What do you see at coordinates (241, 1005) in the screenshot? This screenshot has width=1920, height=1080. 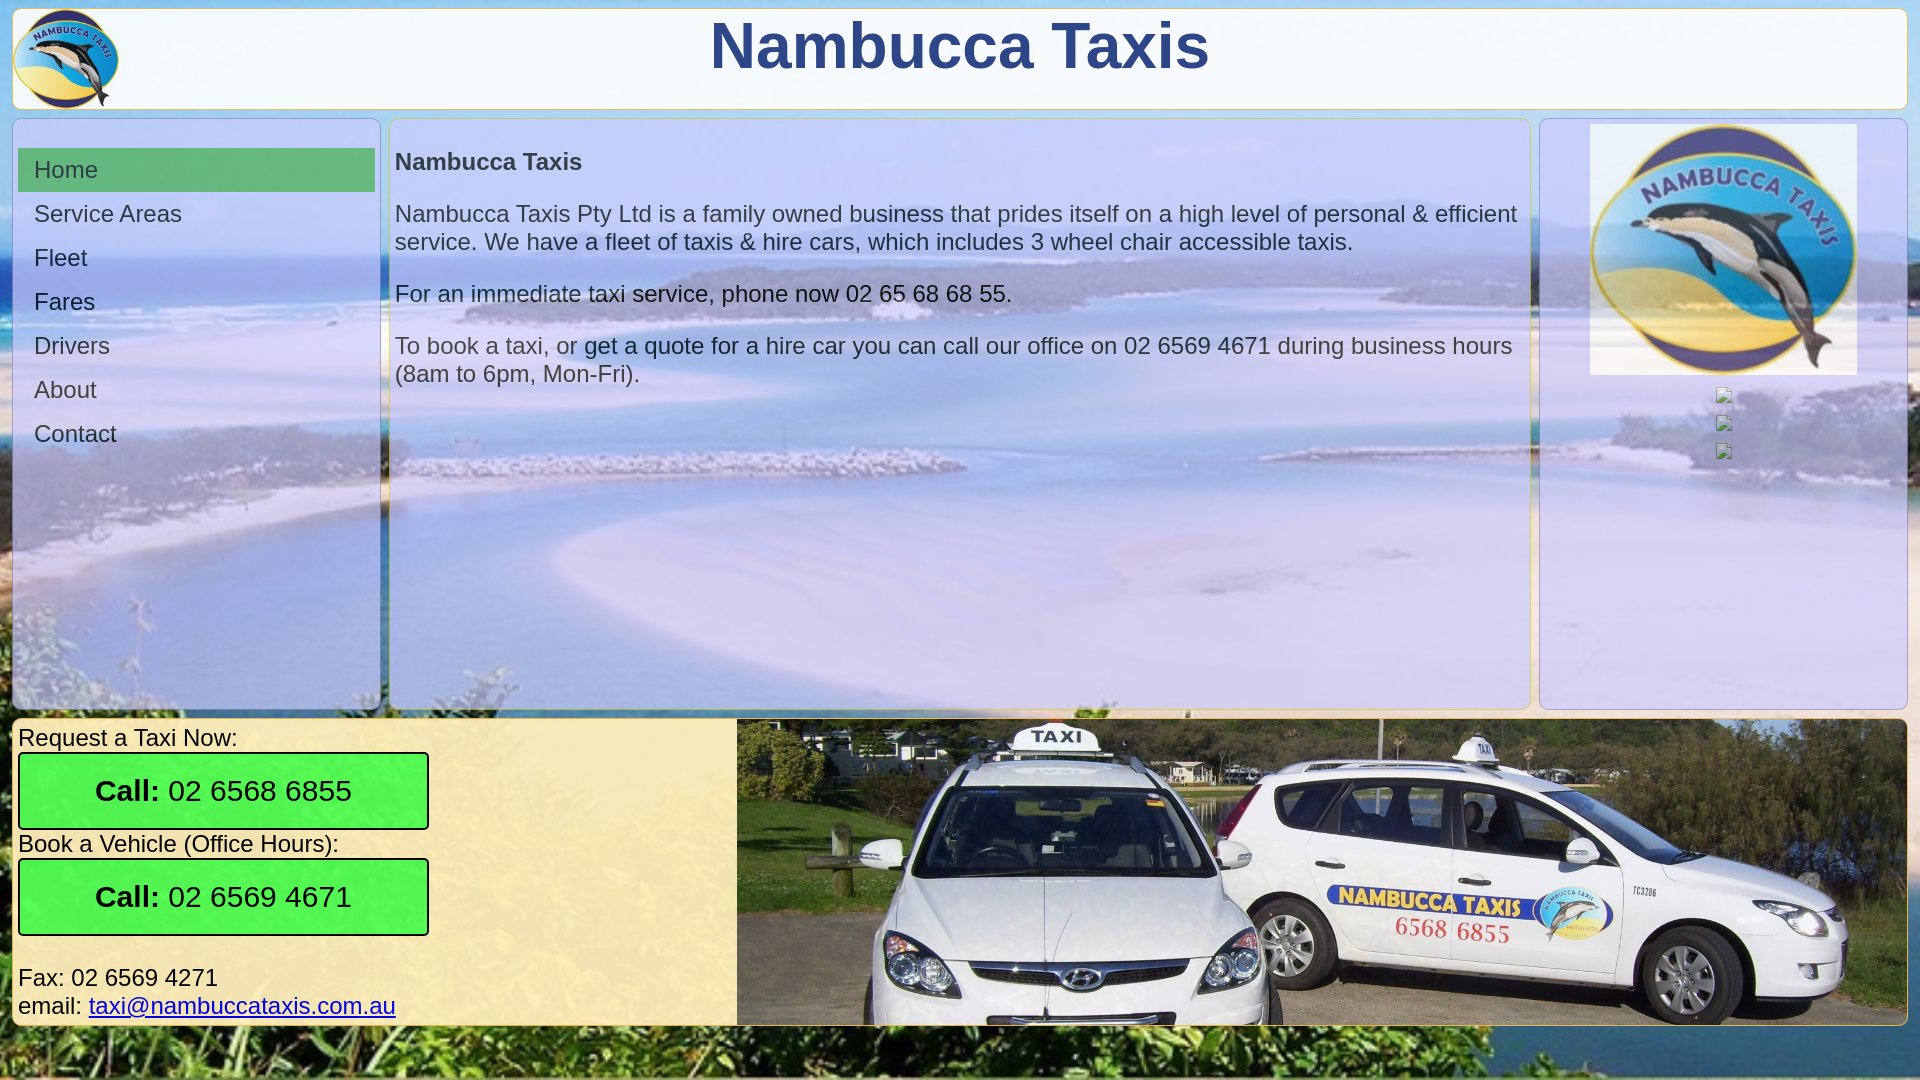 I see `'taxi@nambuccataxis.com.au'` at bounding box center [241, 1005].